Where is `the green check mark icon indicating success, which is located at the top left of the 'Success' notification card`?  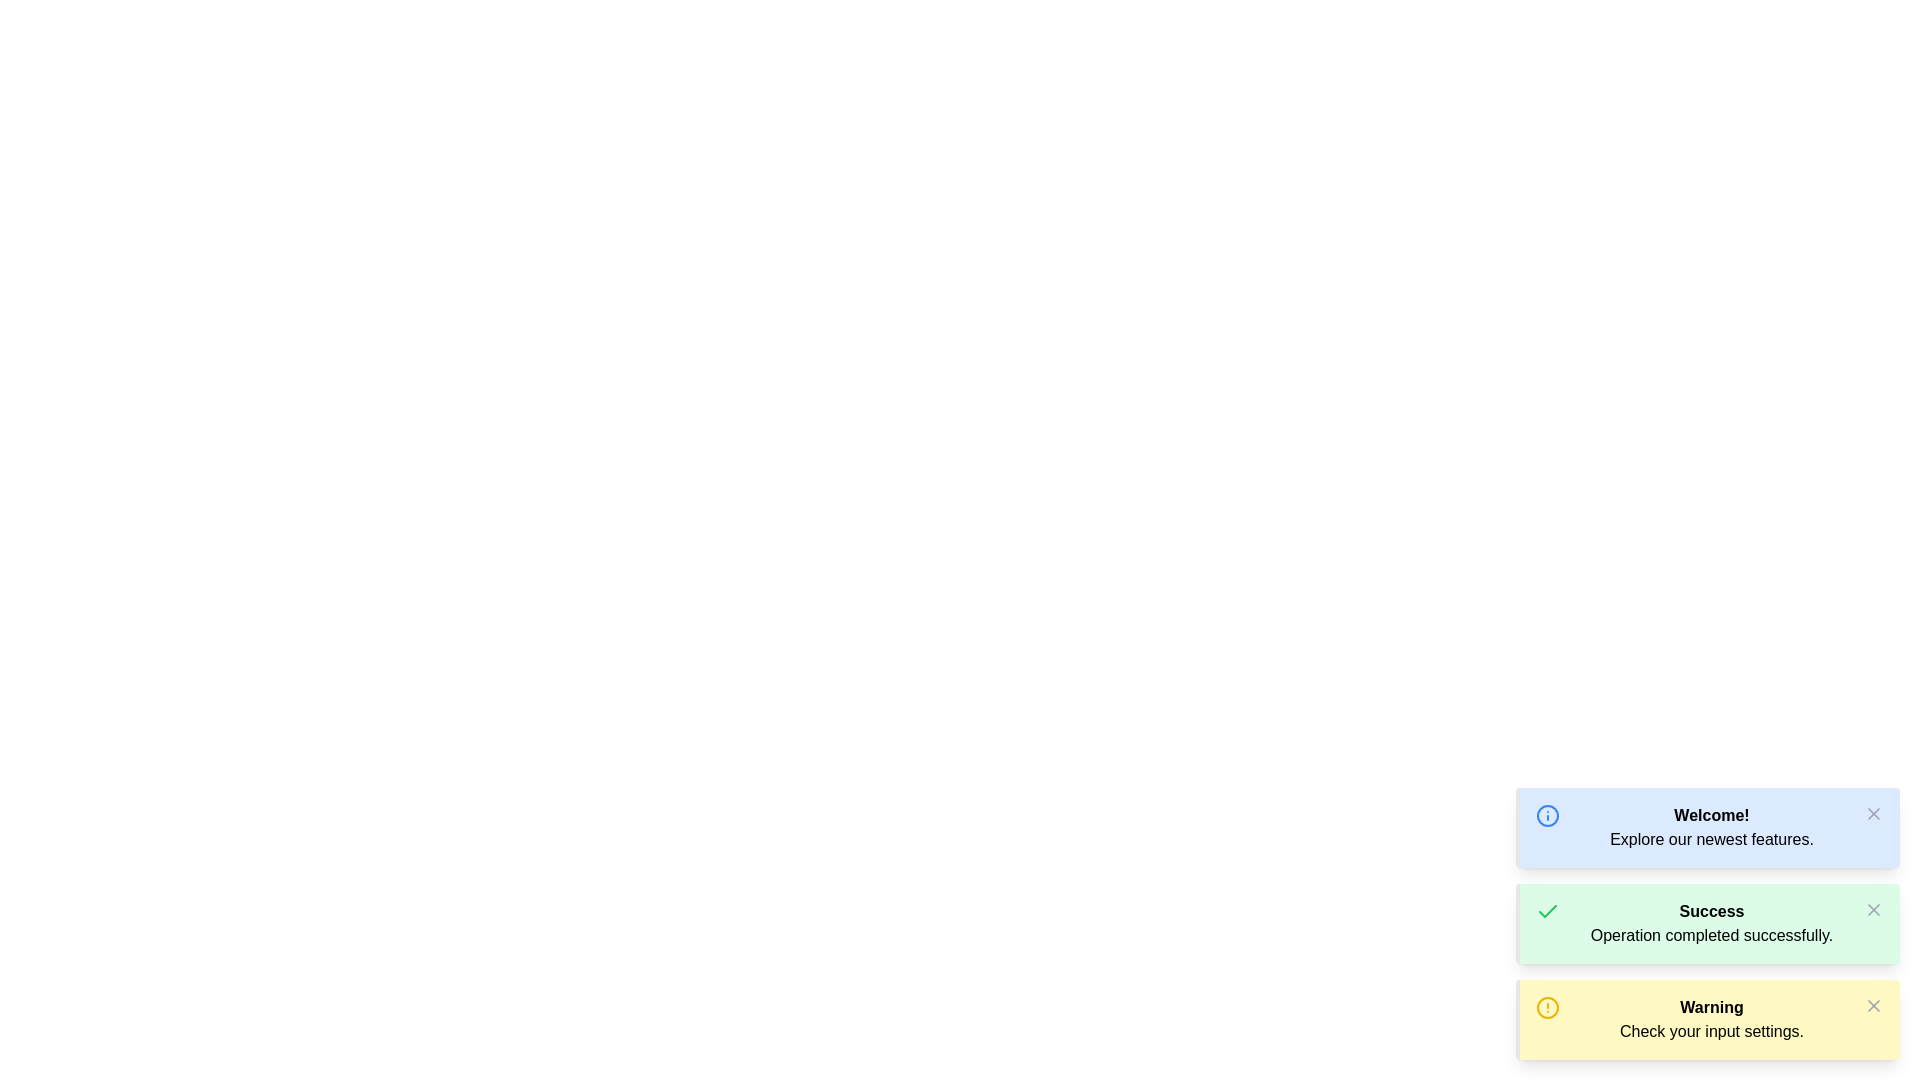
the green check mark icon indicating success, which is located at the top left of the 'Success' notification card is located at coordinates (1547, 911).